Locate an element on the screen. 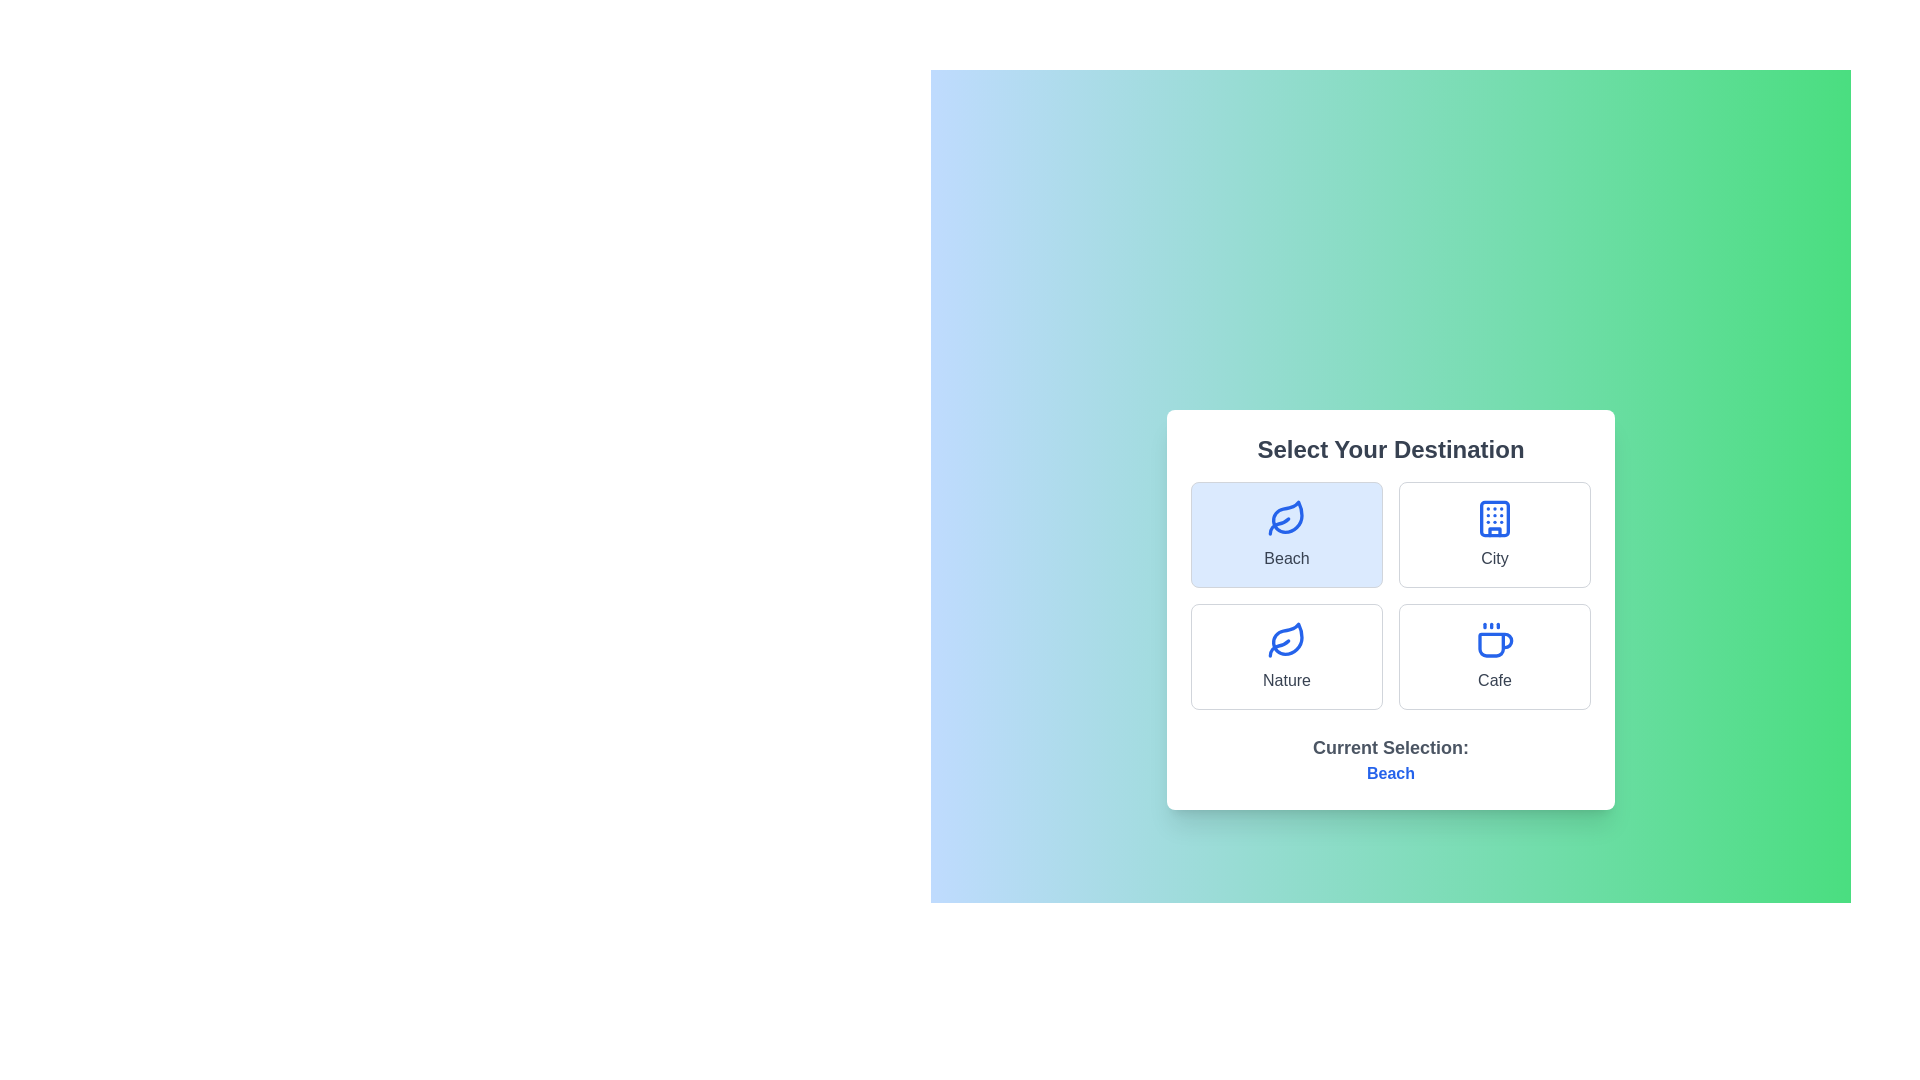 The height and width of the screenshot is (1080, 1920). the Cafe option to select it is located at coordinates (1494, 656).